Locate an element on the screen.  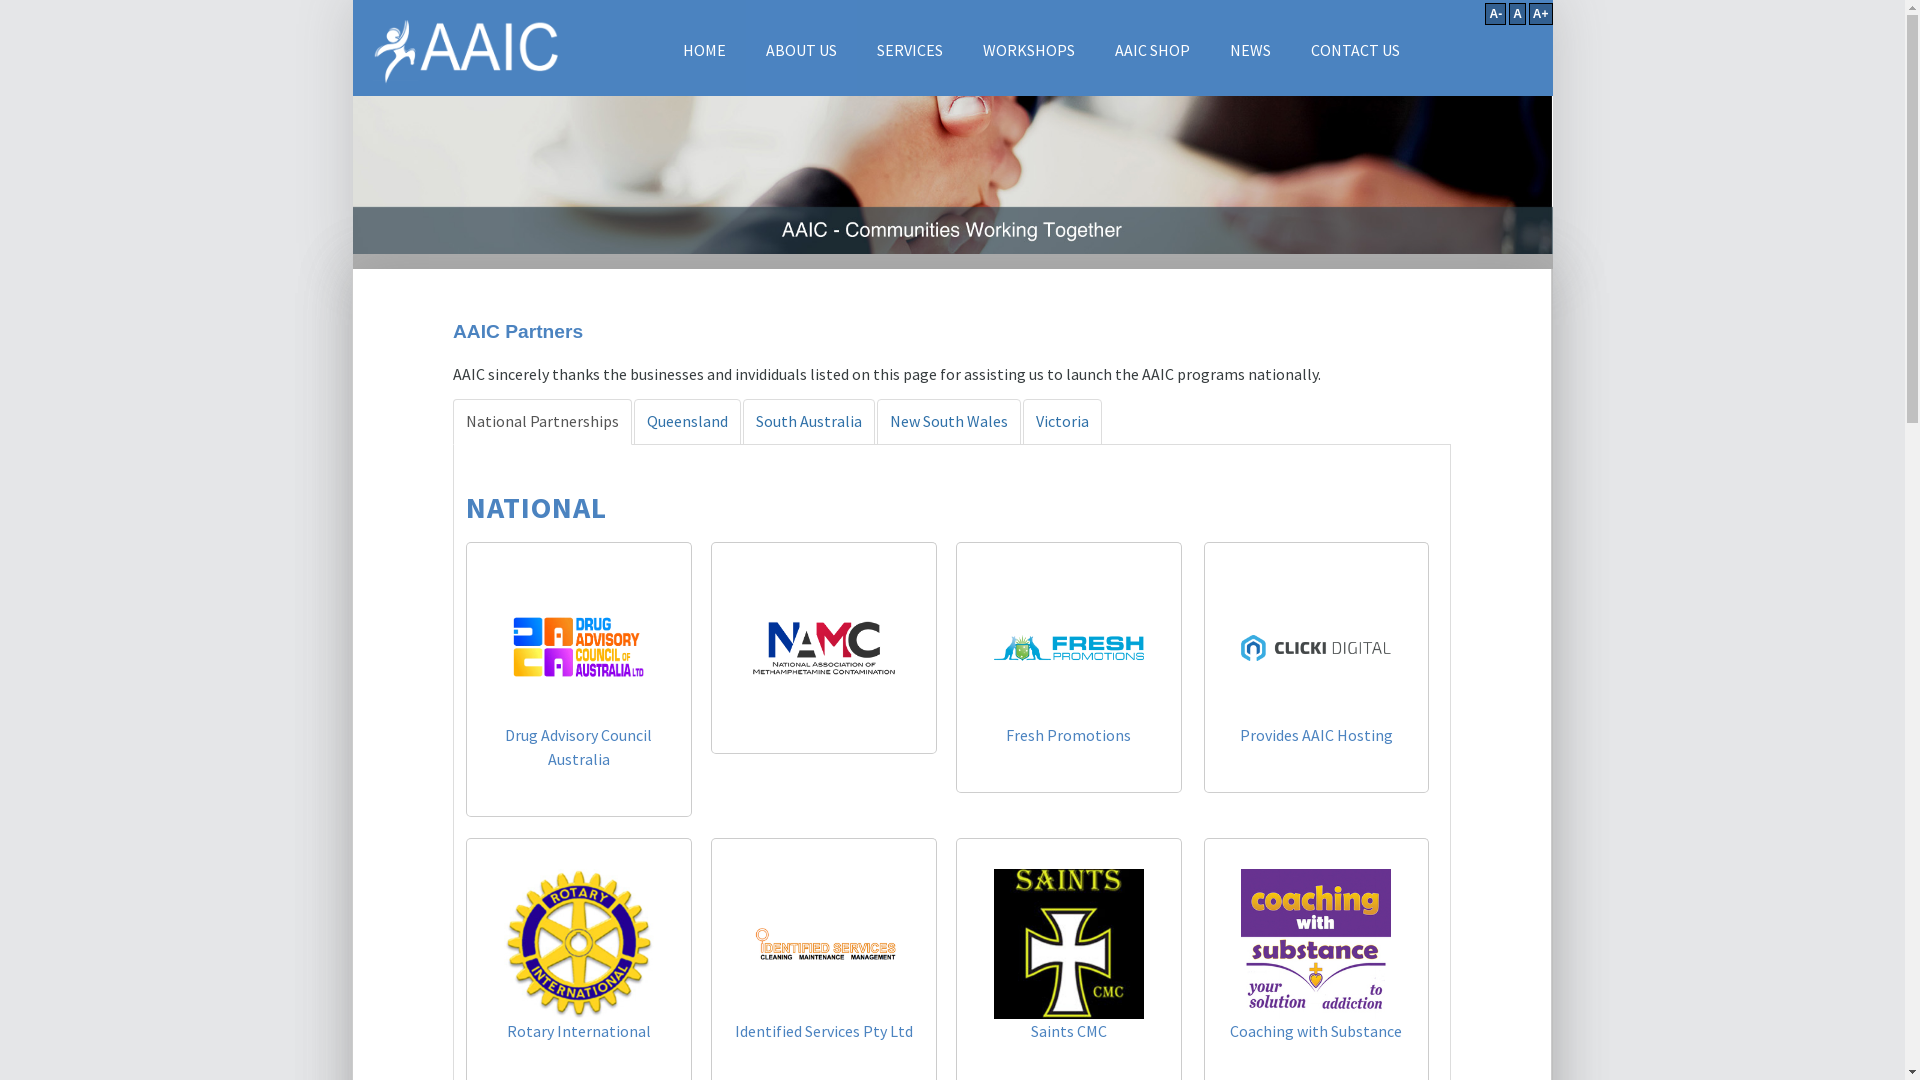
'A-' is located at coordinates (1495, 14).